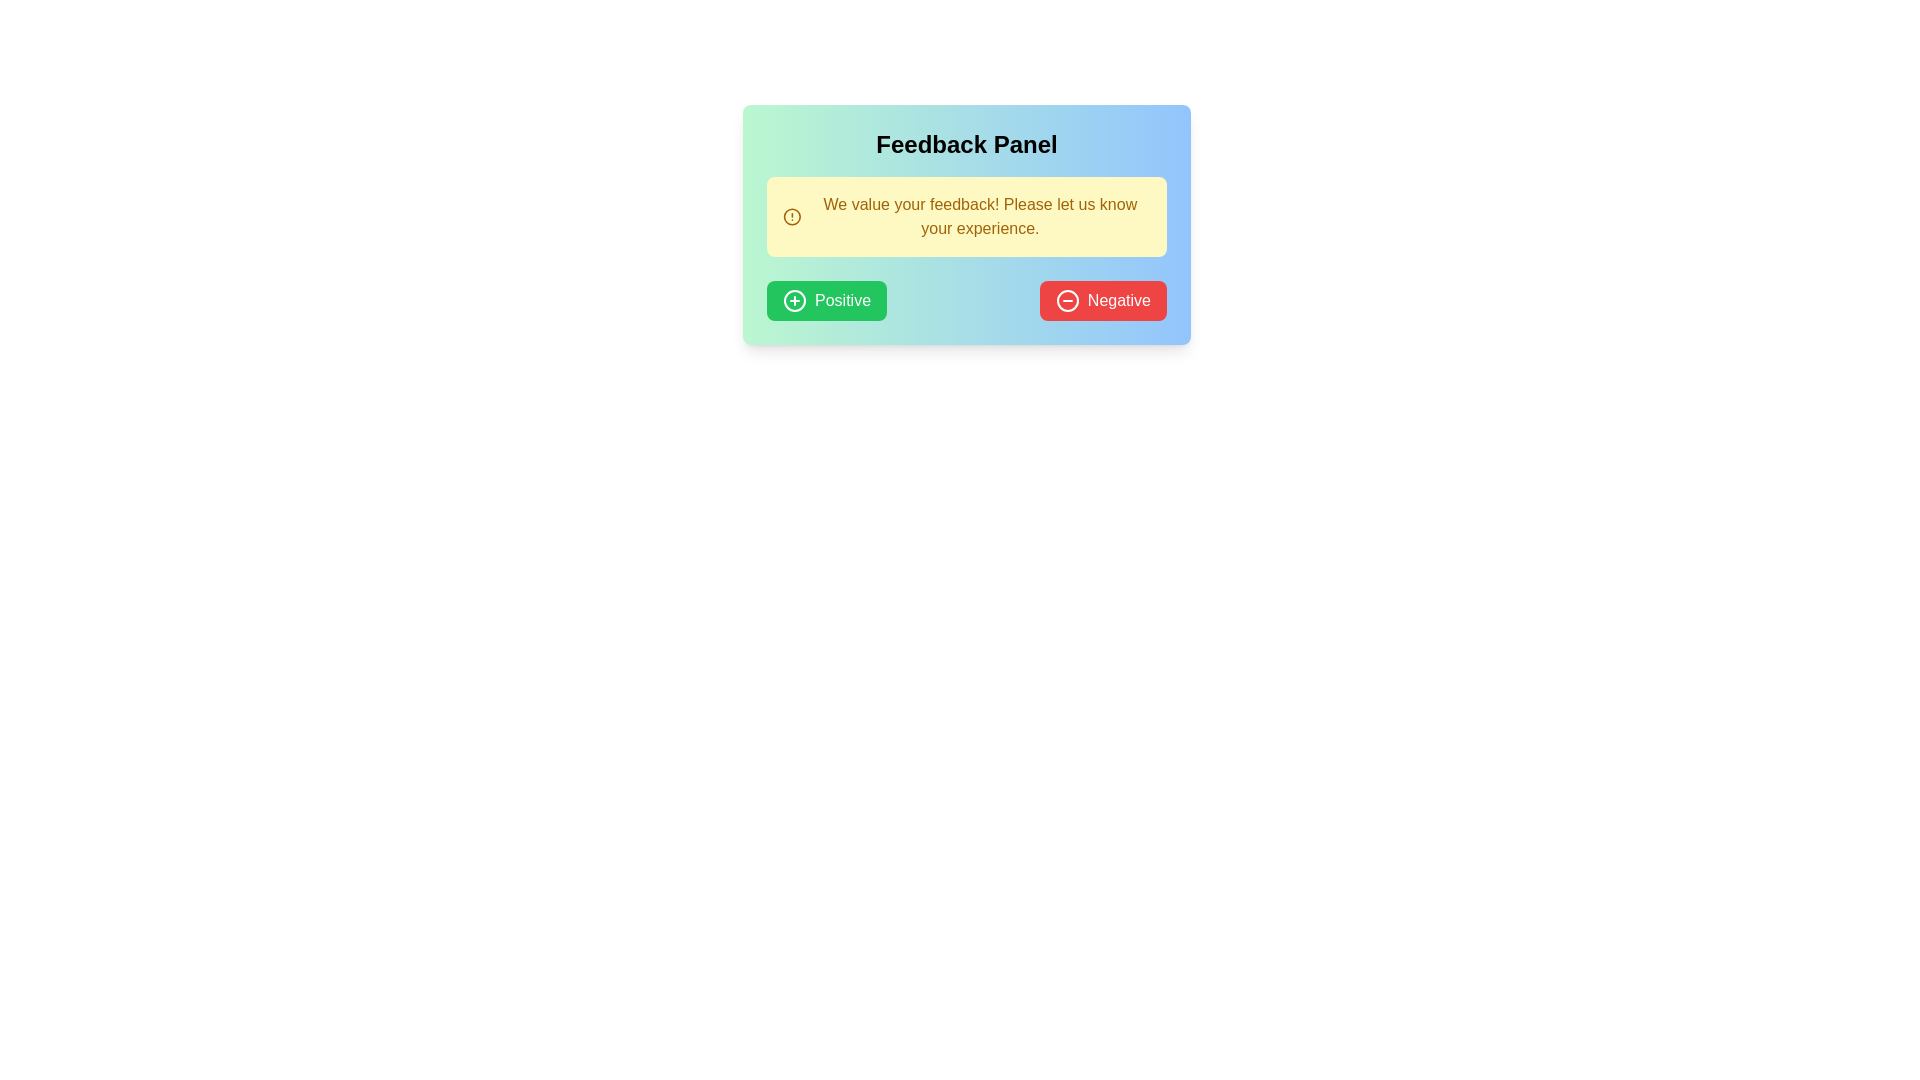  What do you see at coordinates (794, 300) in the screenshot?
I see `the icon located to the left of the 'Positive' text button in the options panel, which is inside a green button at the bottom-left corner of the feedback interface` at bounding box center [794, 300].